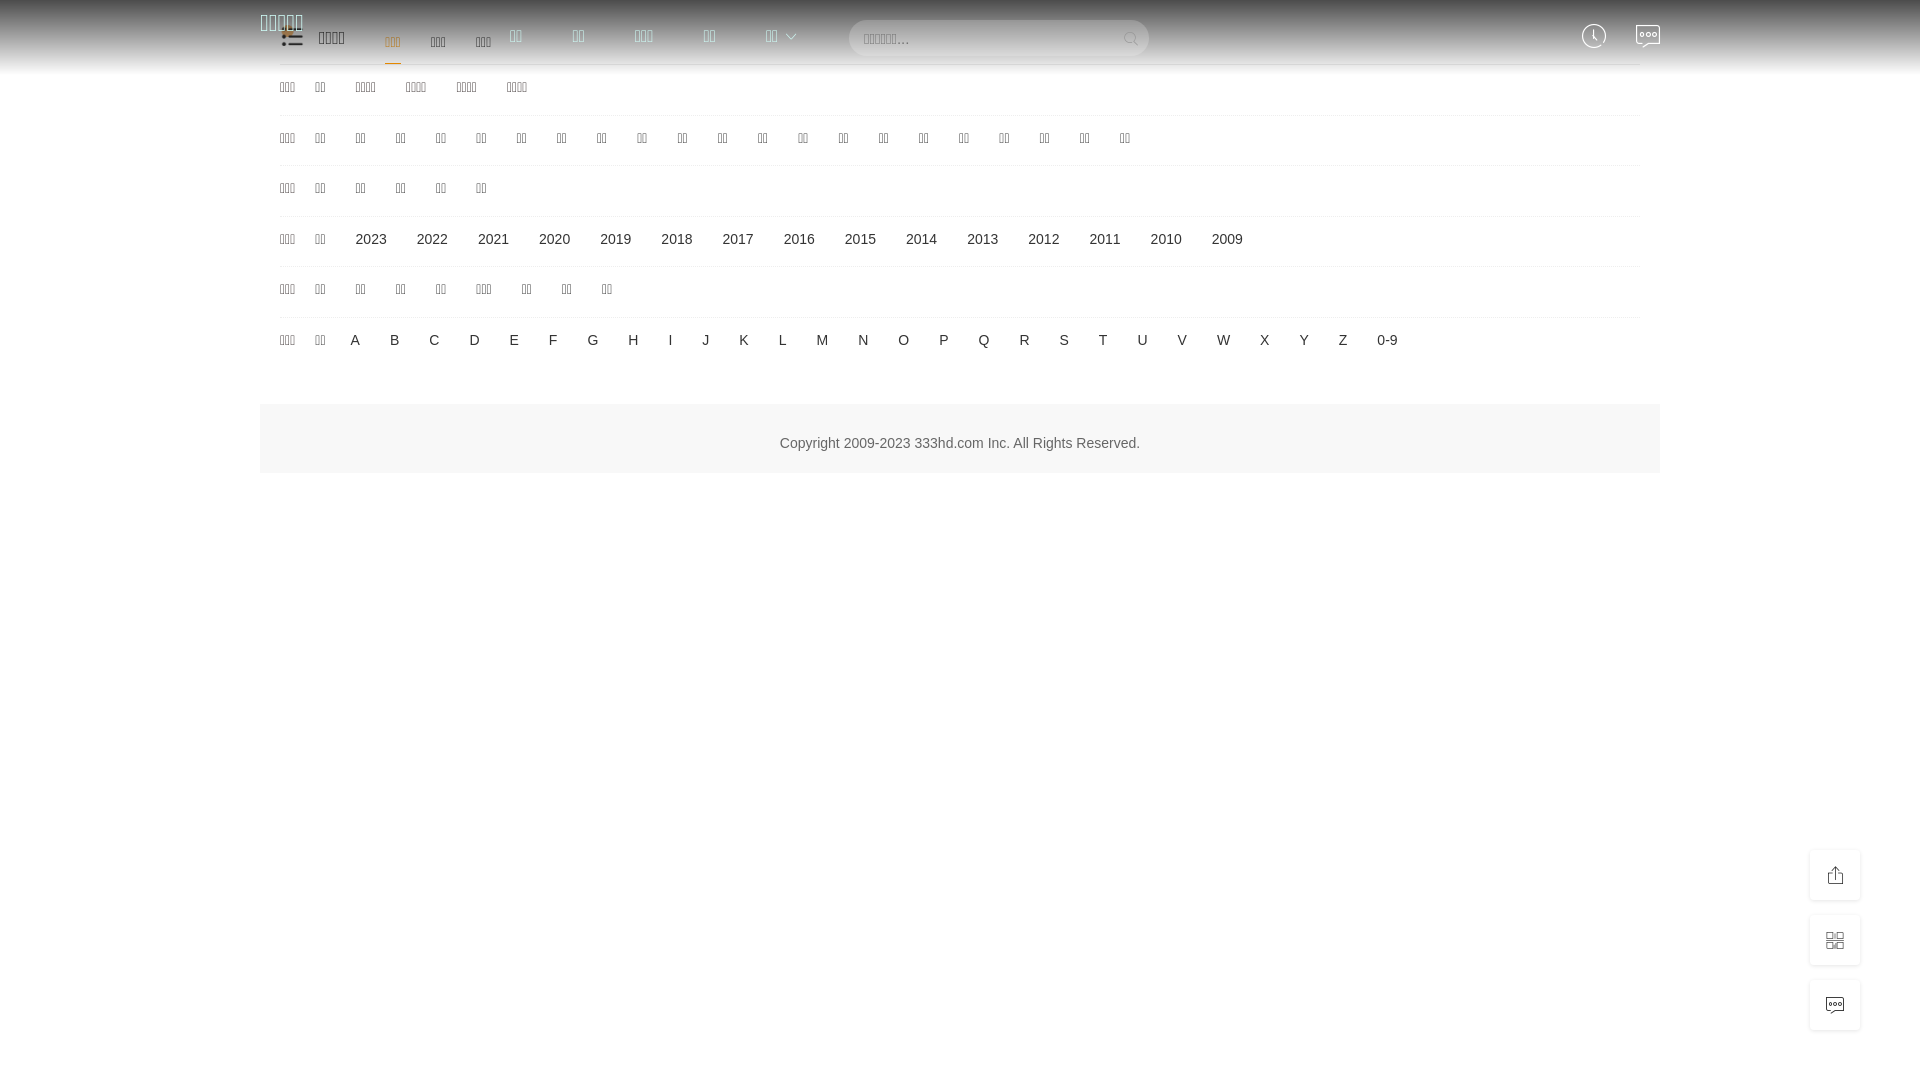  What do you see at coordinates (863, 339) in the screenshot?
I see `'N'` at bounding box center [863, 339].